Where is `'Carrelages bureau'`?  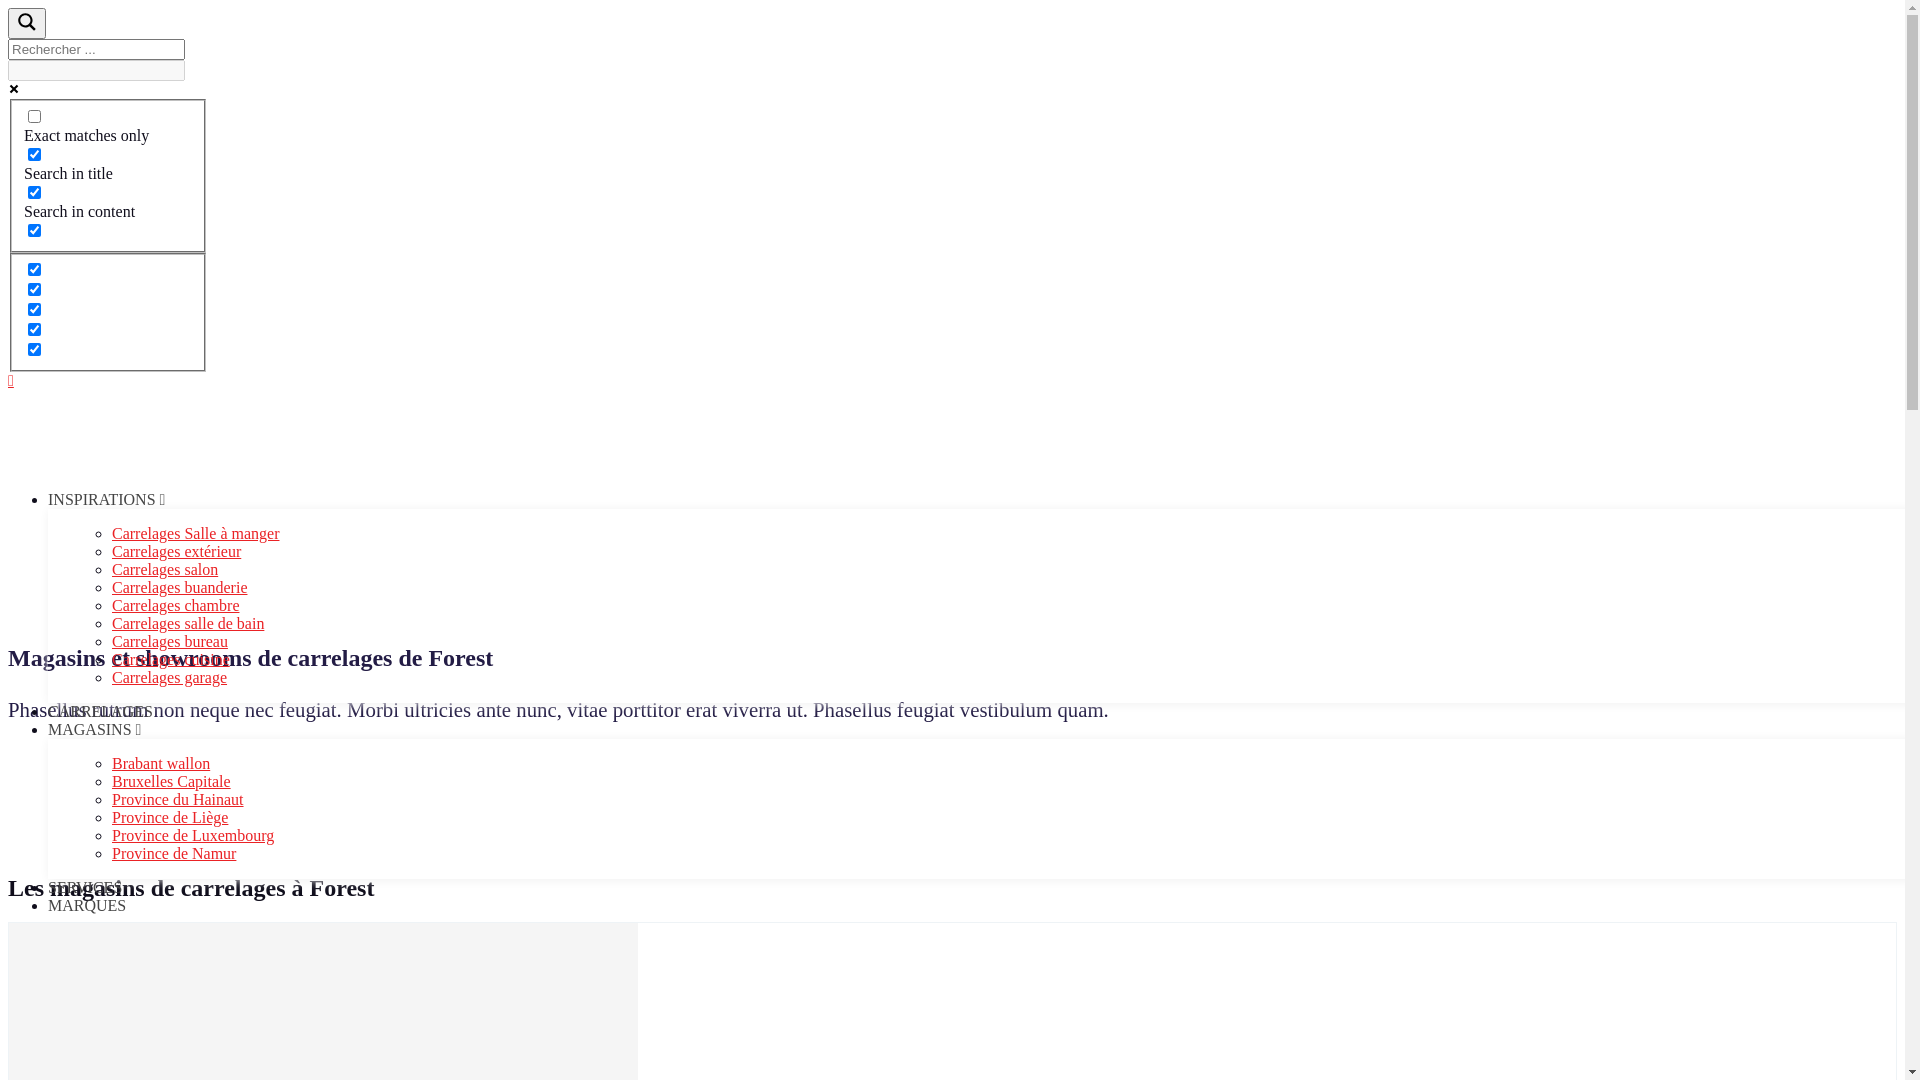
'Carrelages bureau' is located at coordinates (169, 641).